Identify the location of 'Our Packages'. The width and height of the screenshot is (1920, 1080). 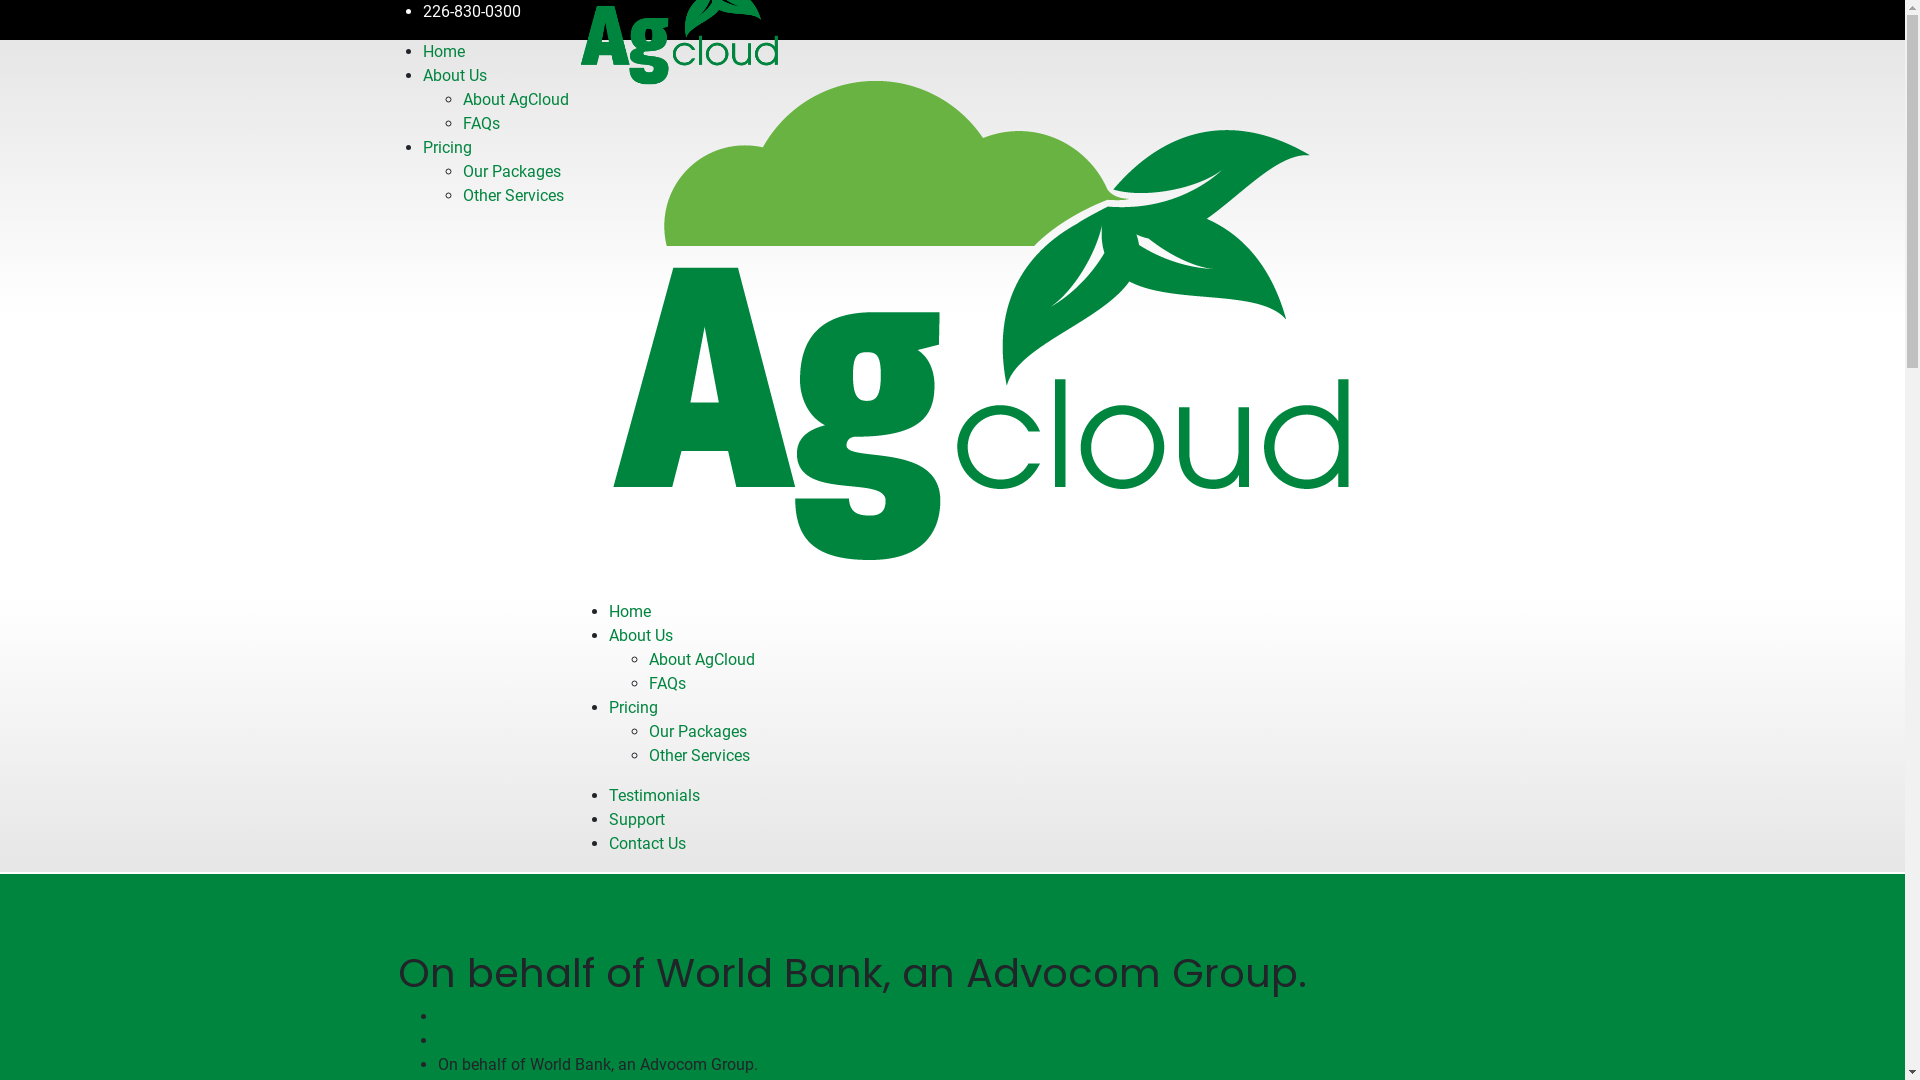
(648, 731).